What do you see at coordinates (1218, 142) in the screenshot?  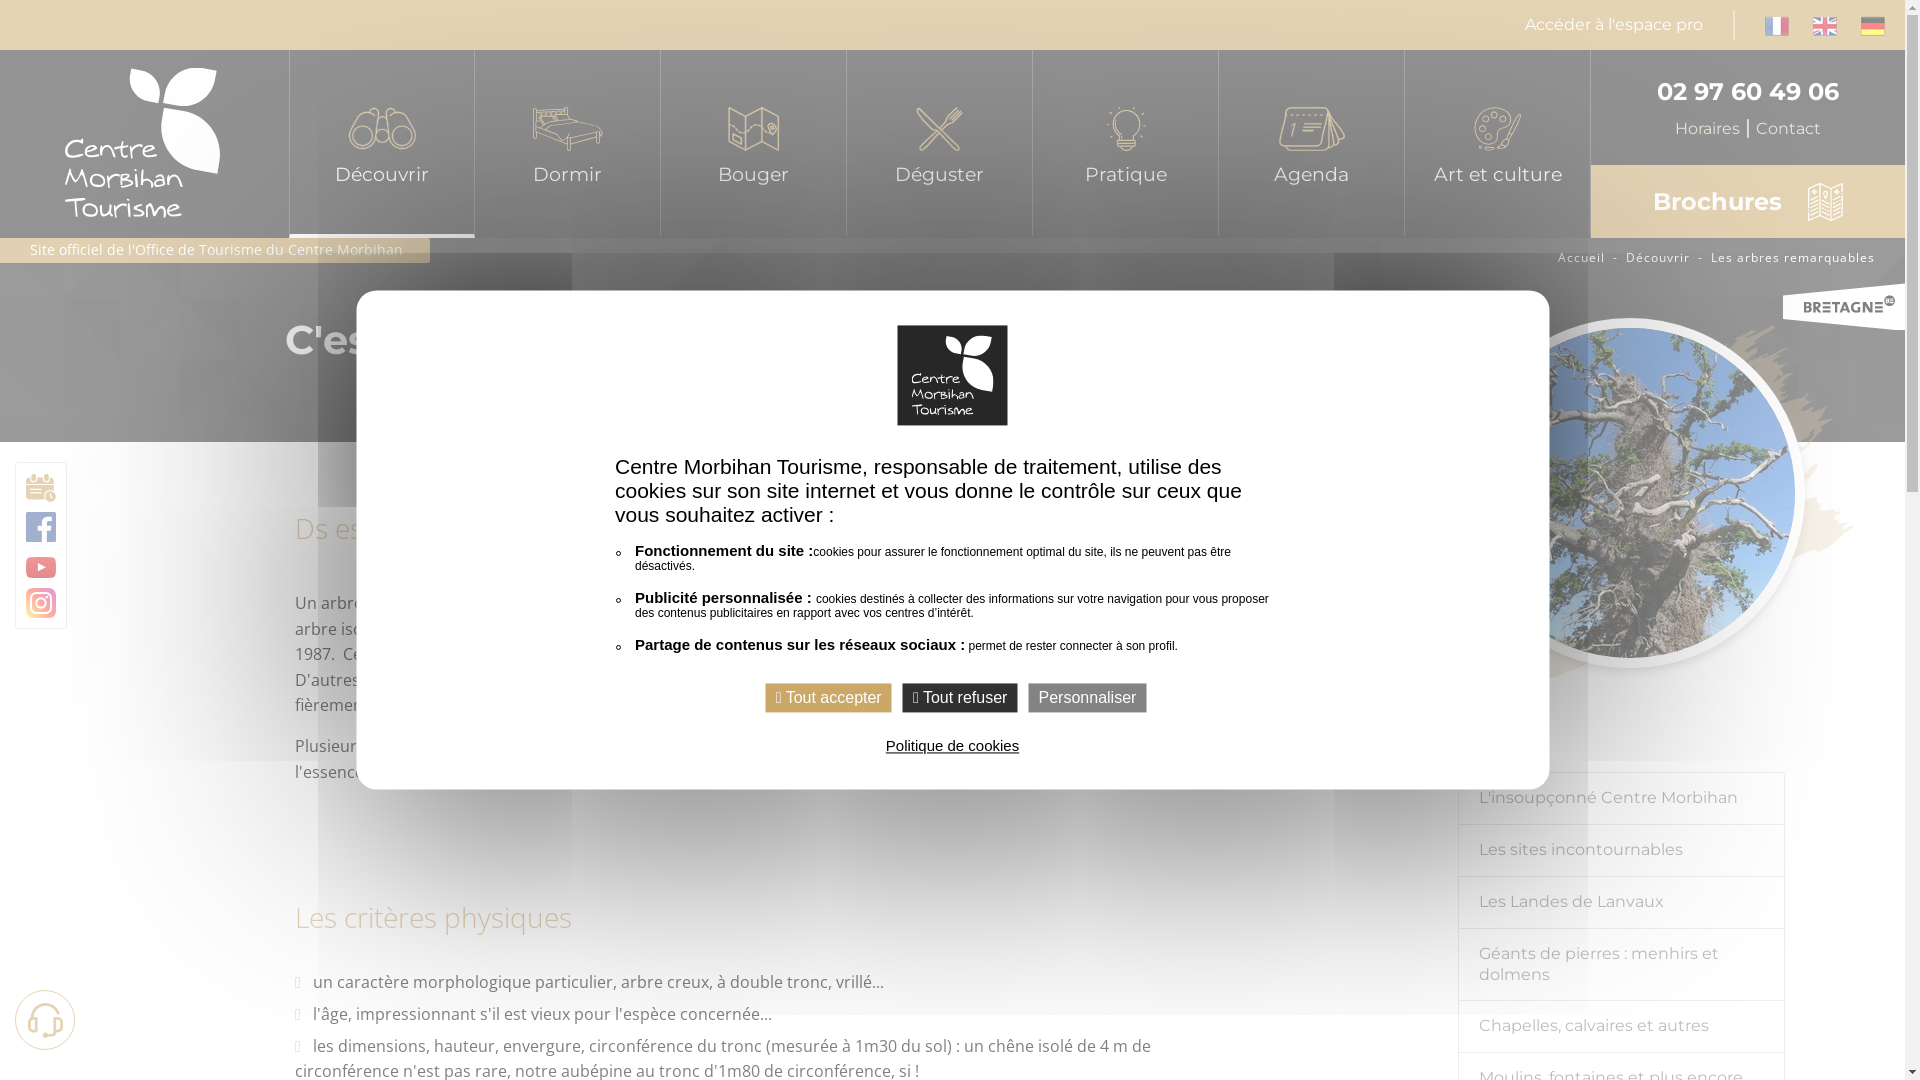 I see `'Agenda'` at bounding box center [1218, 142].